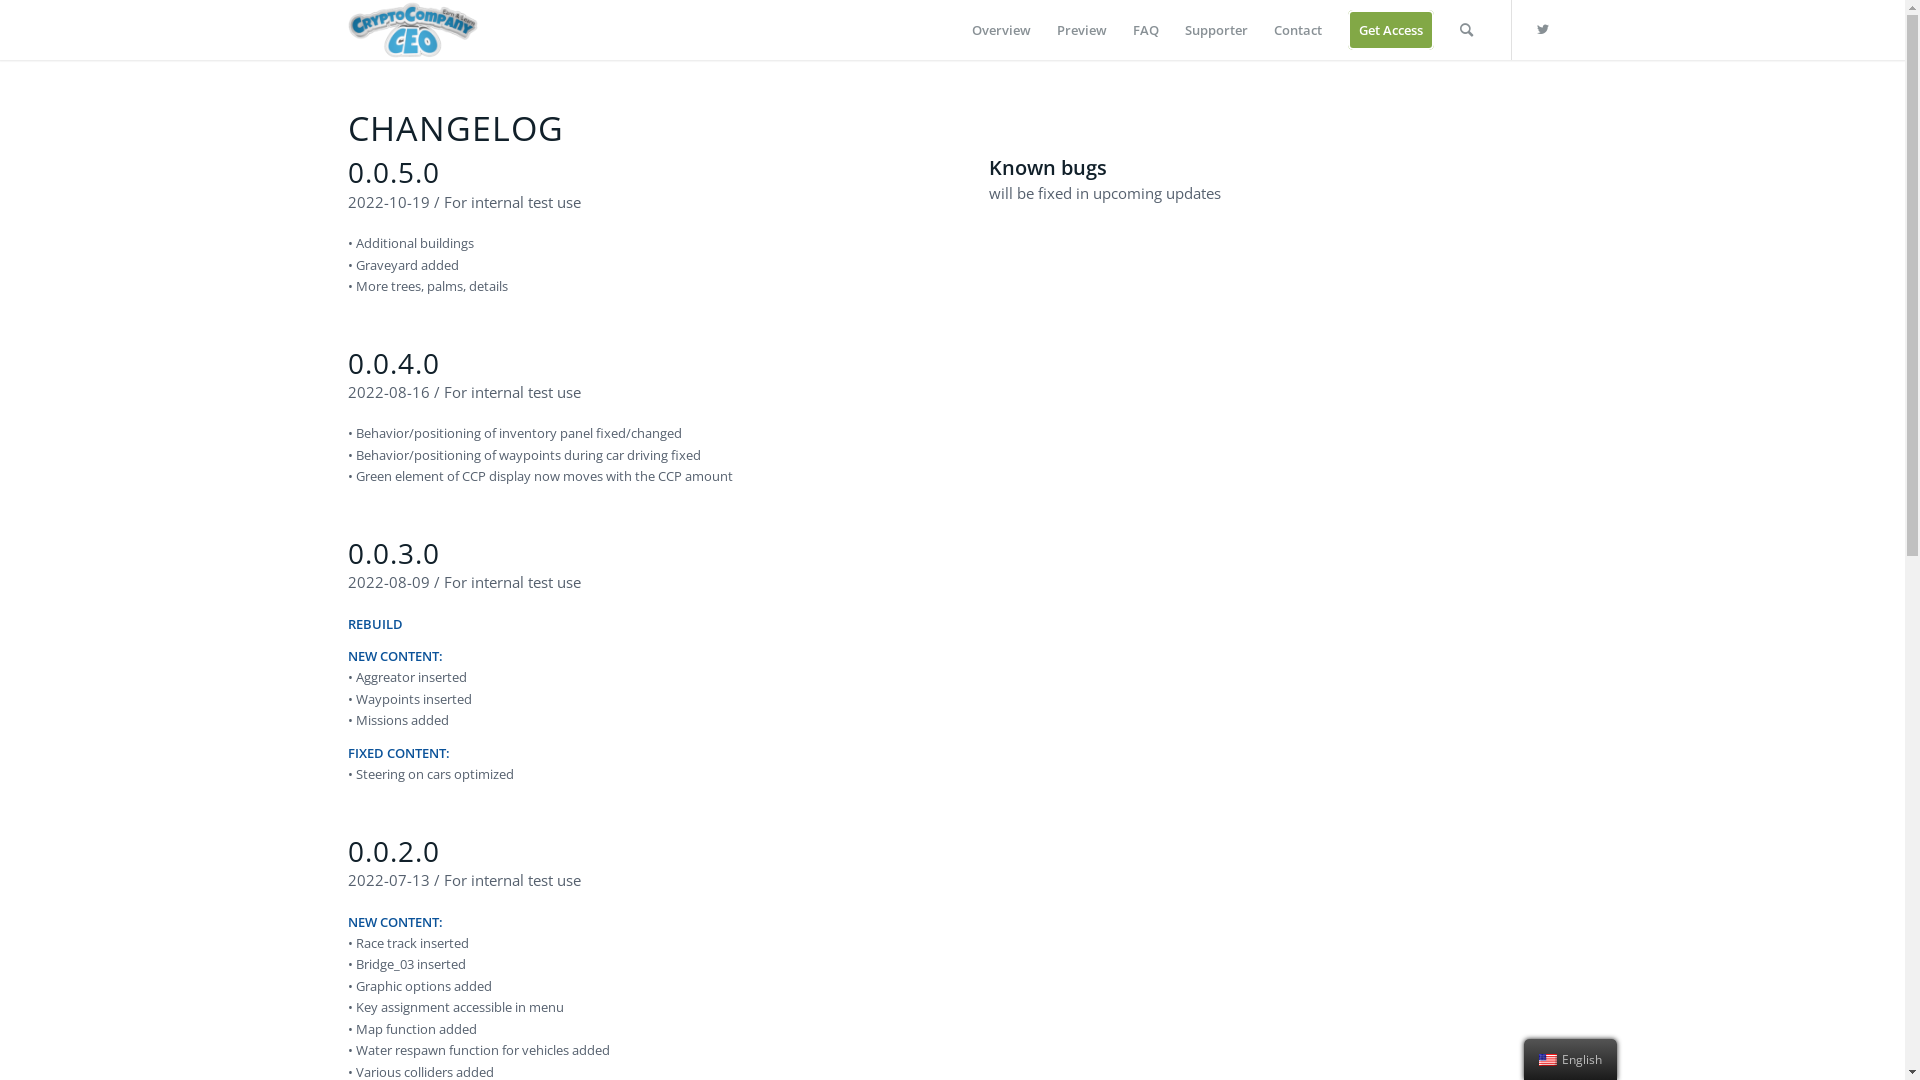  What do you see at coordinates (1546, 1059) in the screenshot?
I see `'English'` at bounding box center [1546, 1059].